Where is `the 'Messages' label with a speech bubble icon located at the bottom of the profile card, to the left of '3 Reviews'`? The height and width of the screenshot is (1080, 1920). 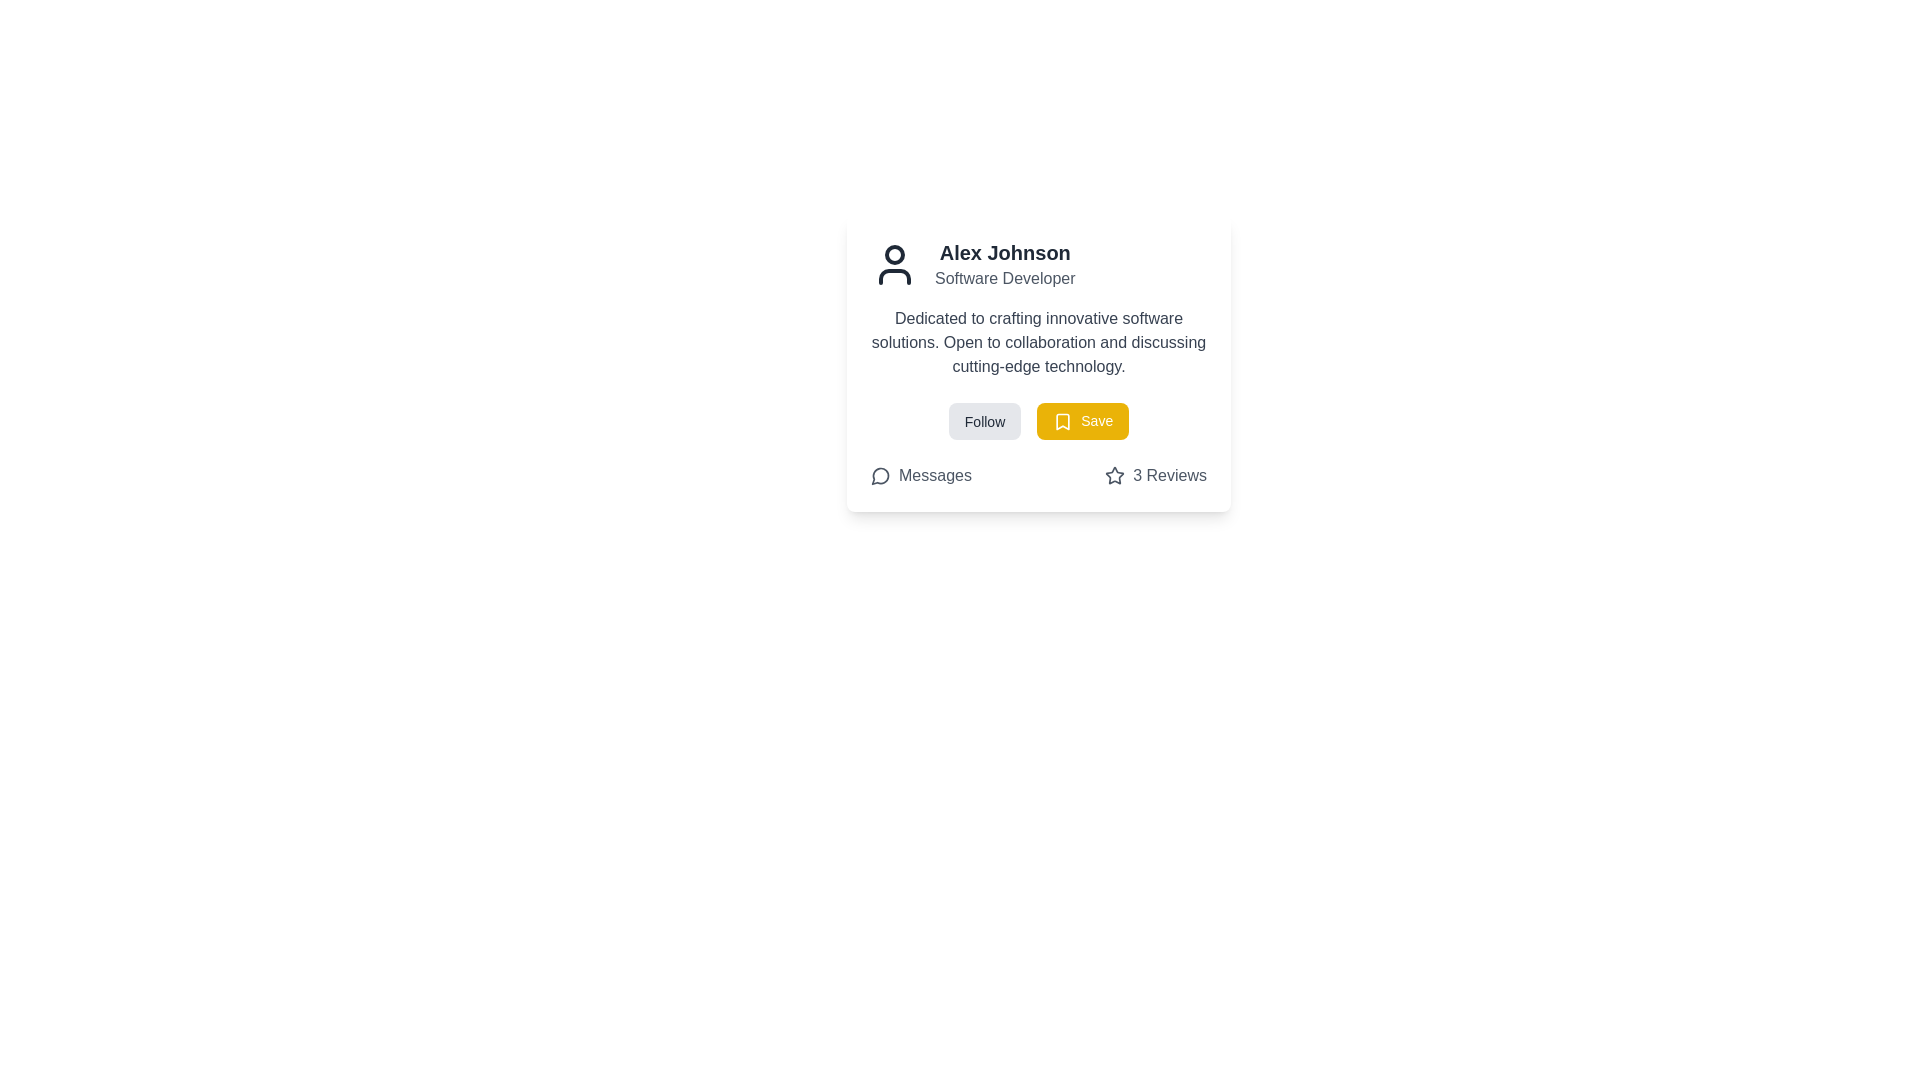 the 'Messages' label with a speech bubble icon located at the bottom of the profile card, to the left of '3 Reviews' is located at coordinates (920, 476).